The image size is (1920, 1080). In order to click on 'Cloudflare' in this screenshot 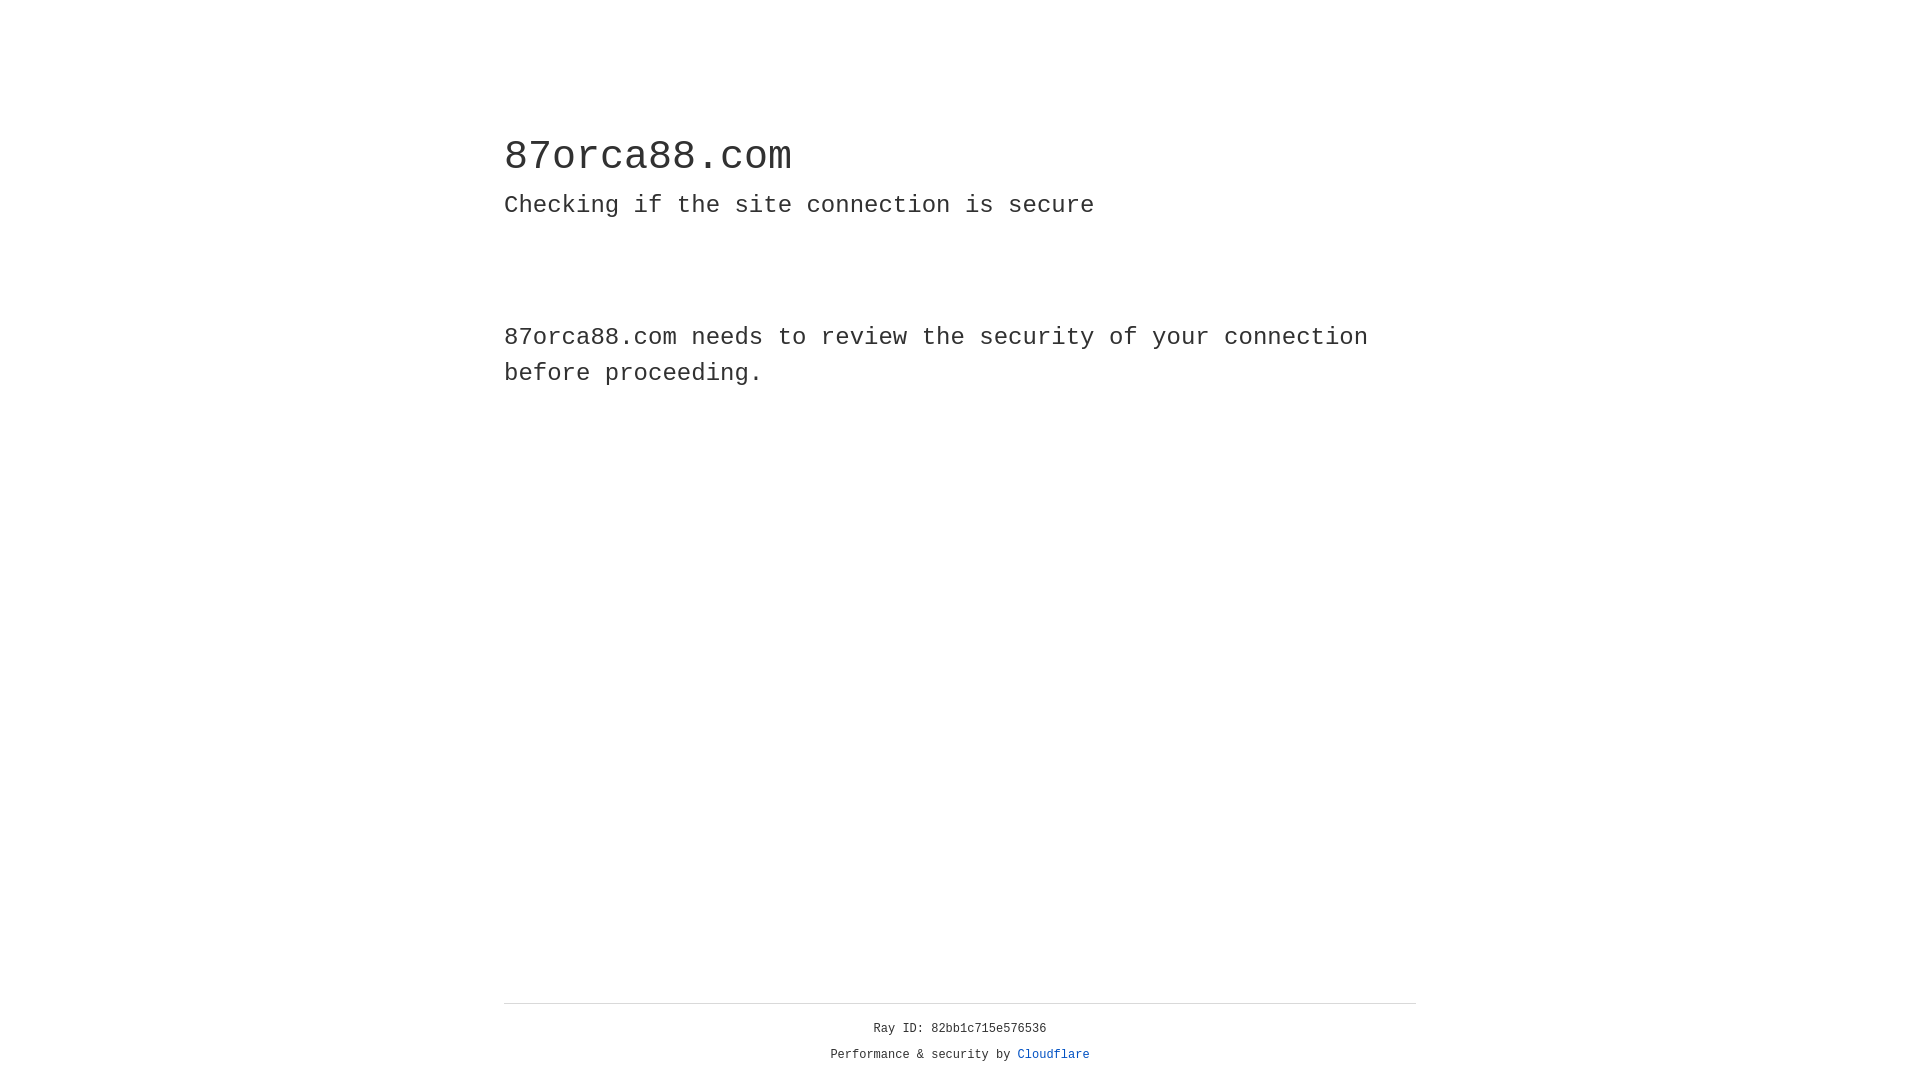, I will do `click(1053, 1054)`.